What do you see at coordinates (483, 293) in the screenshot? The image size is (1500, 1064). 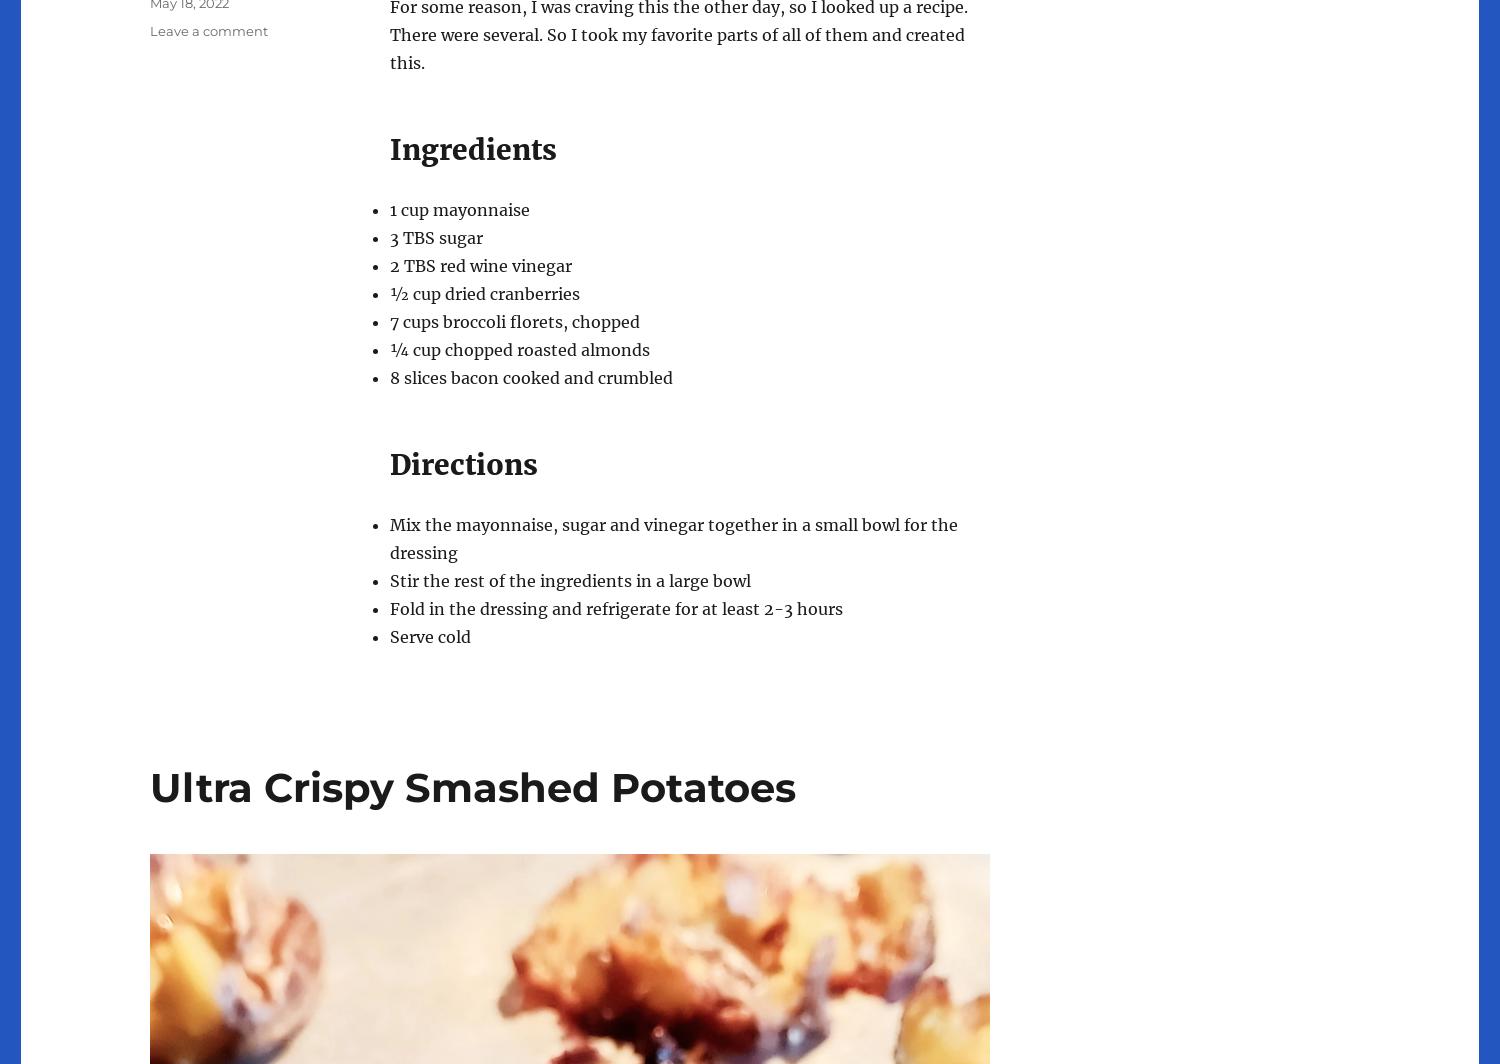 I see `'½ cup dried cranberries'` at bounding box center [483, 293].